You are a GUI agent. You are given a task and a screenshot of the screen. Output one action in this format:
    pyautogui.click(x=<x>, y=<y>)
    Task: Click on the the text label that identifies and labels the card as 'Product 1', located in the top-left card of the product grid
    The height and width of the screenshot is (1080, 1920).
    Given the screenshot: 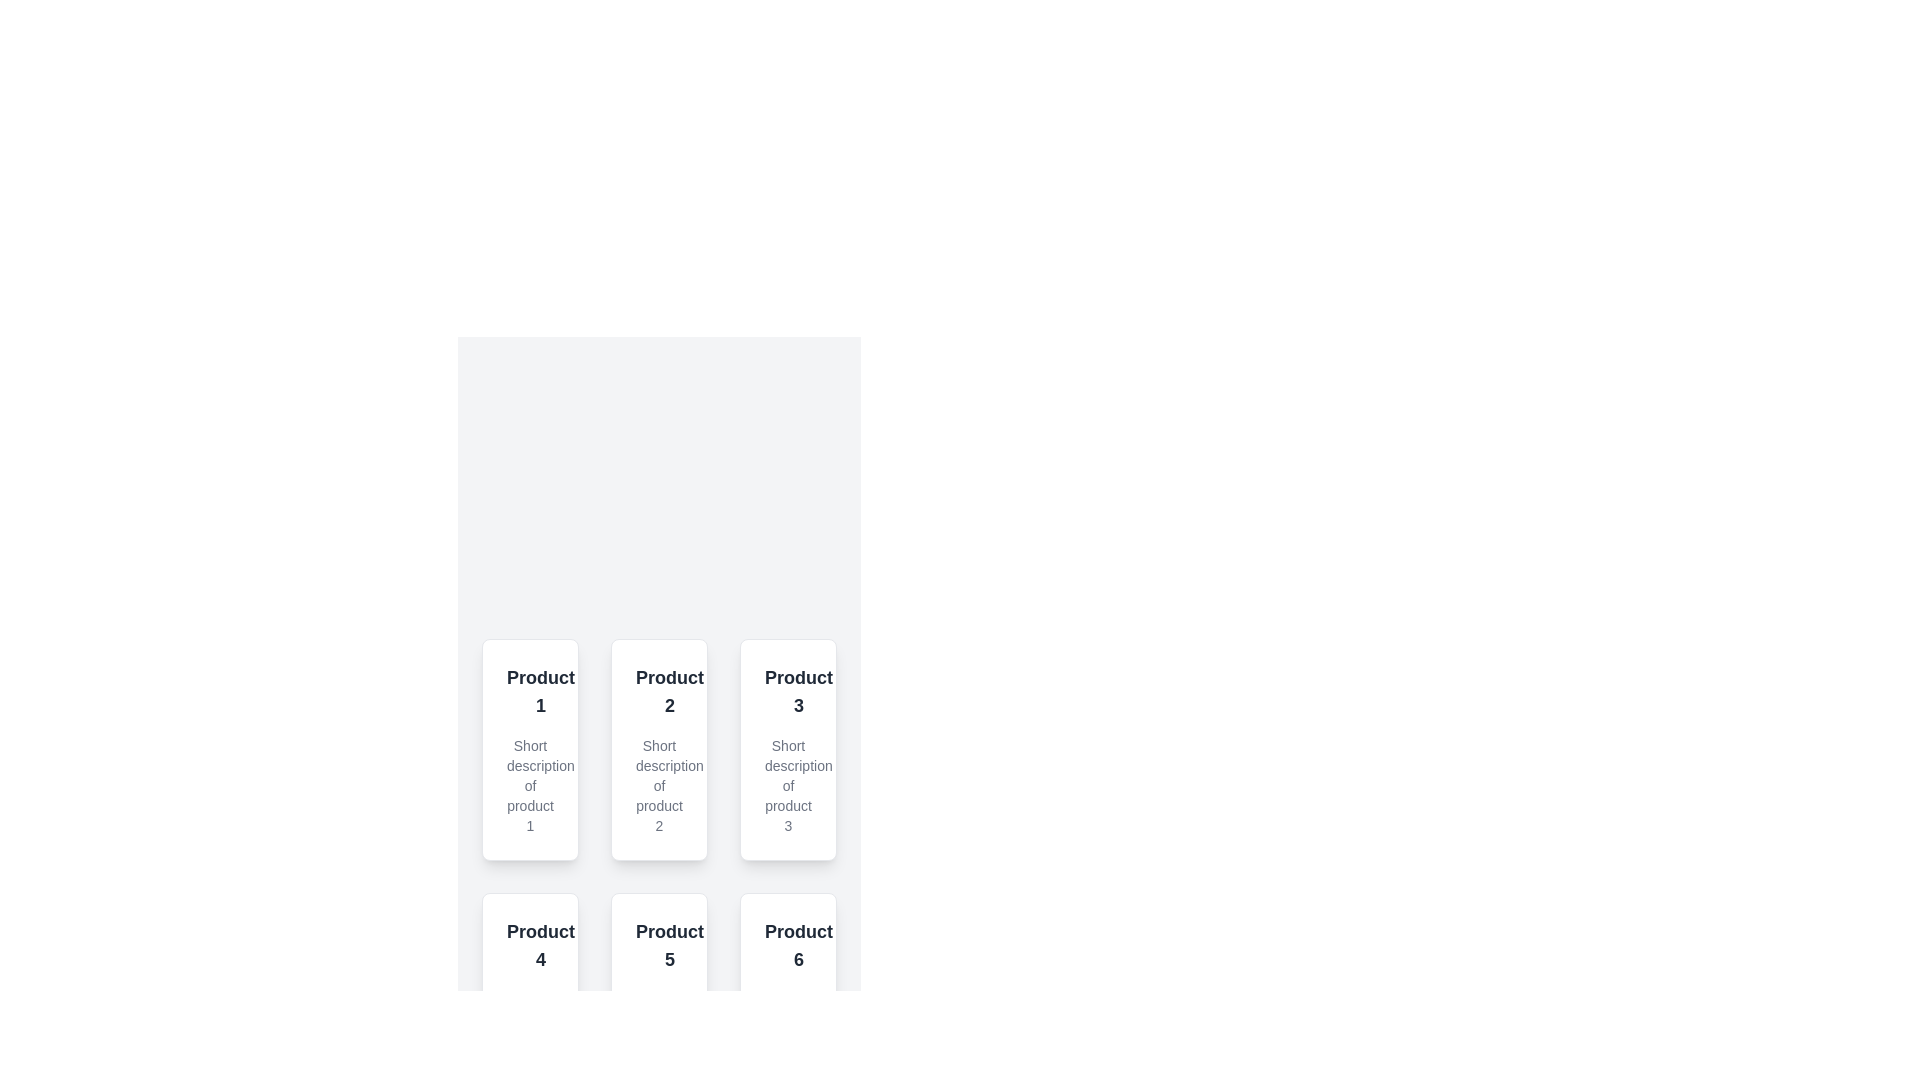 What is the action you would take?
    pyautogui.click(x=541, y=690)
    